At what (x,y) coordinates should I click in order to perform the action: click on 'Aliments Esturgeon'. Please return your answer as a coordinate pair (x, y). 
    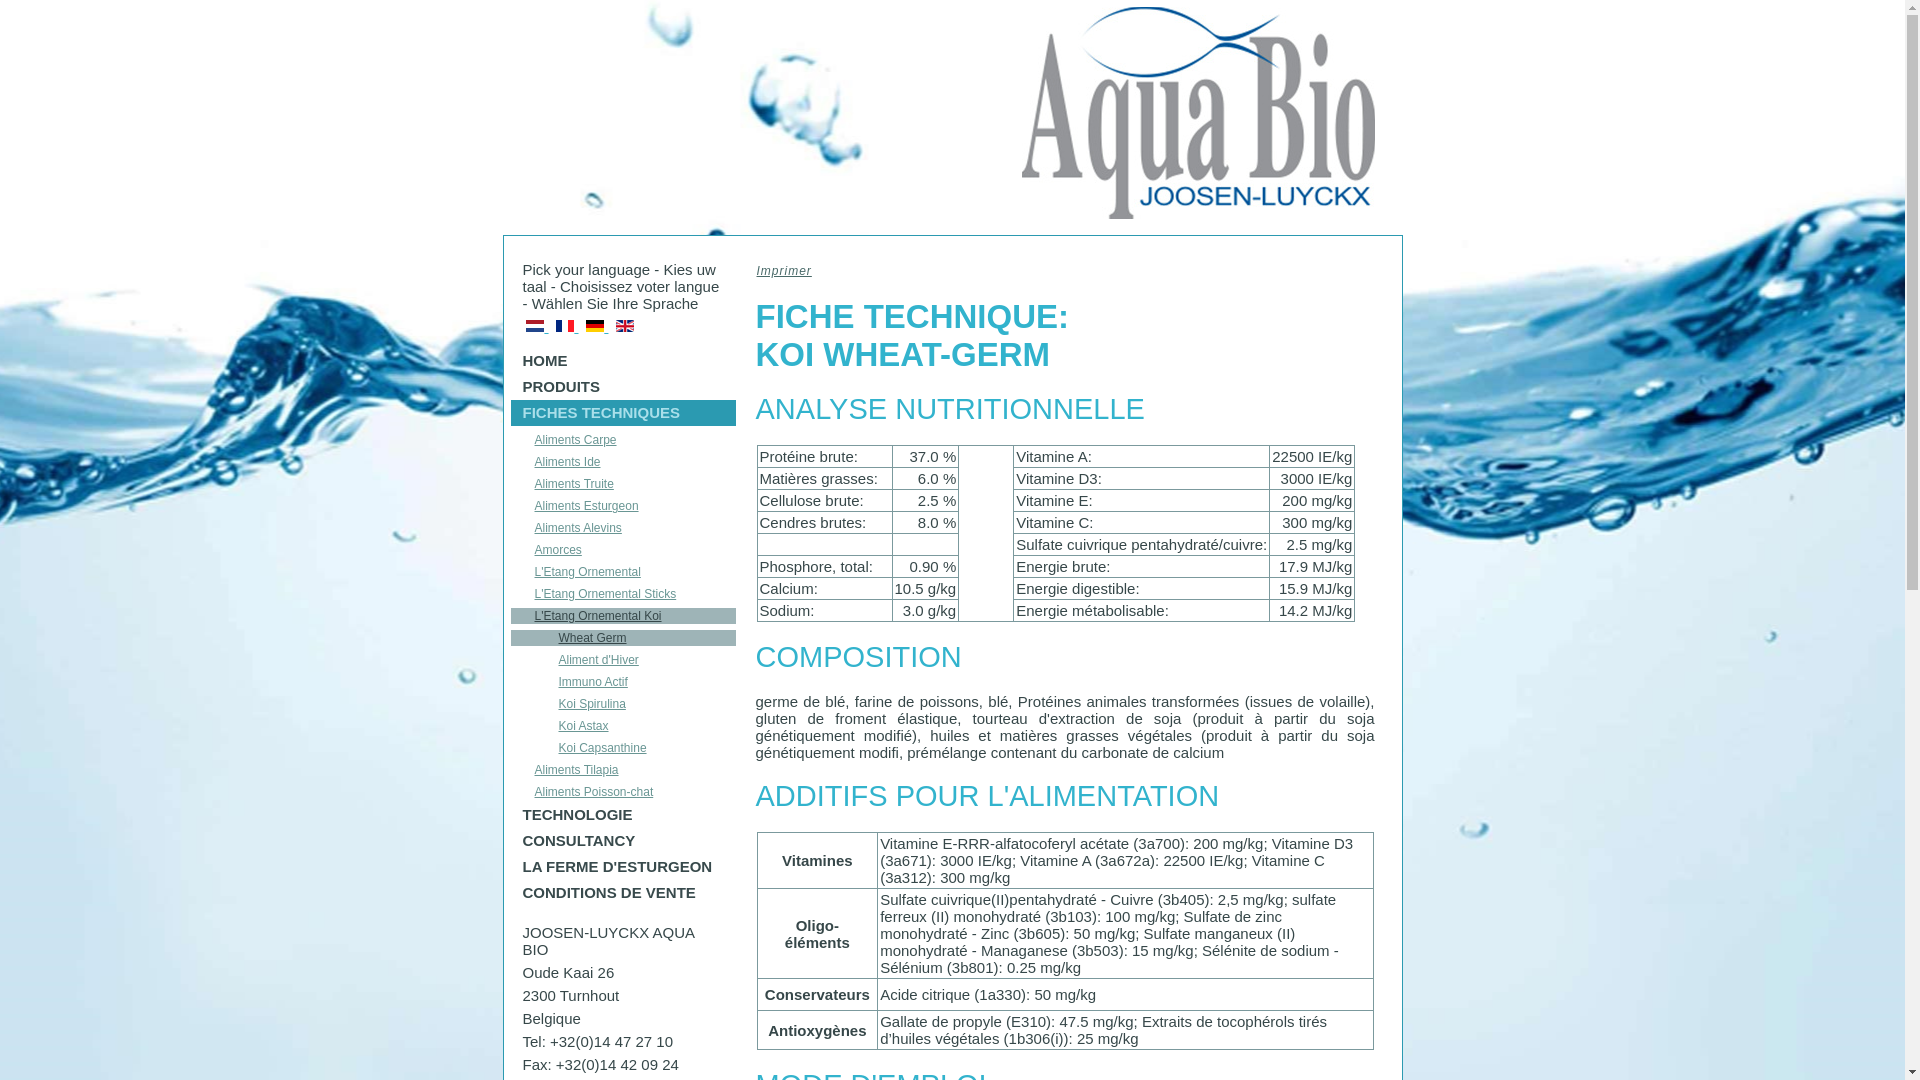
    Looking at the image, I should click on (621, 504).